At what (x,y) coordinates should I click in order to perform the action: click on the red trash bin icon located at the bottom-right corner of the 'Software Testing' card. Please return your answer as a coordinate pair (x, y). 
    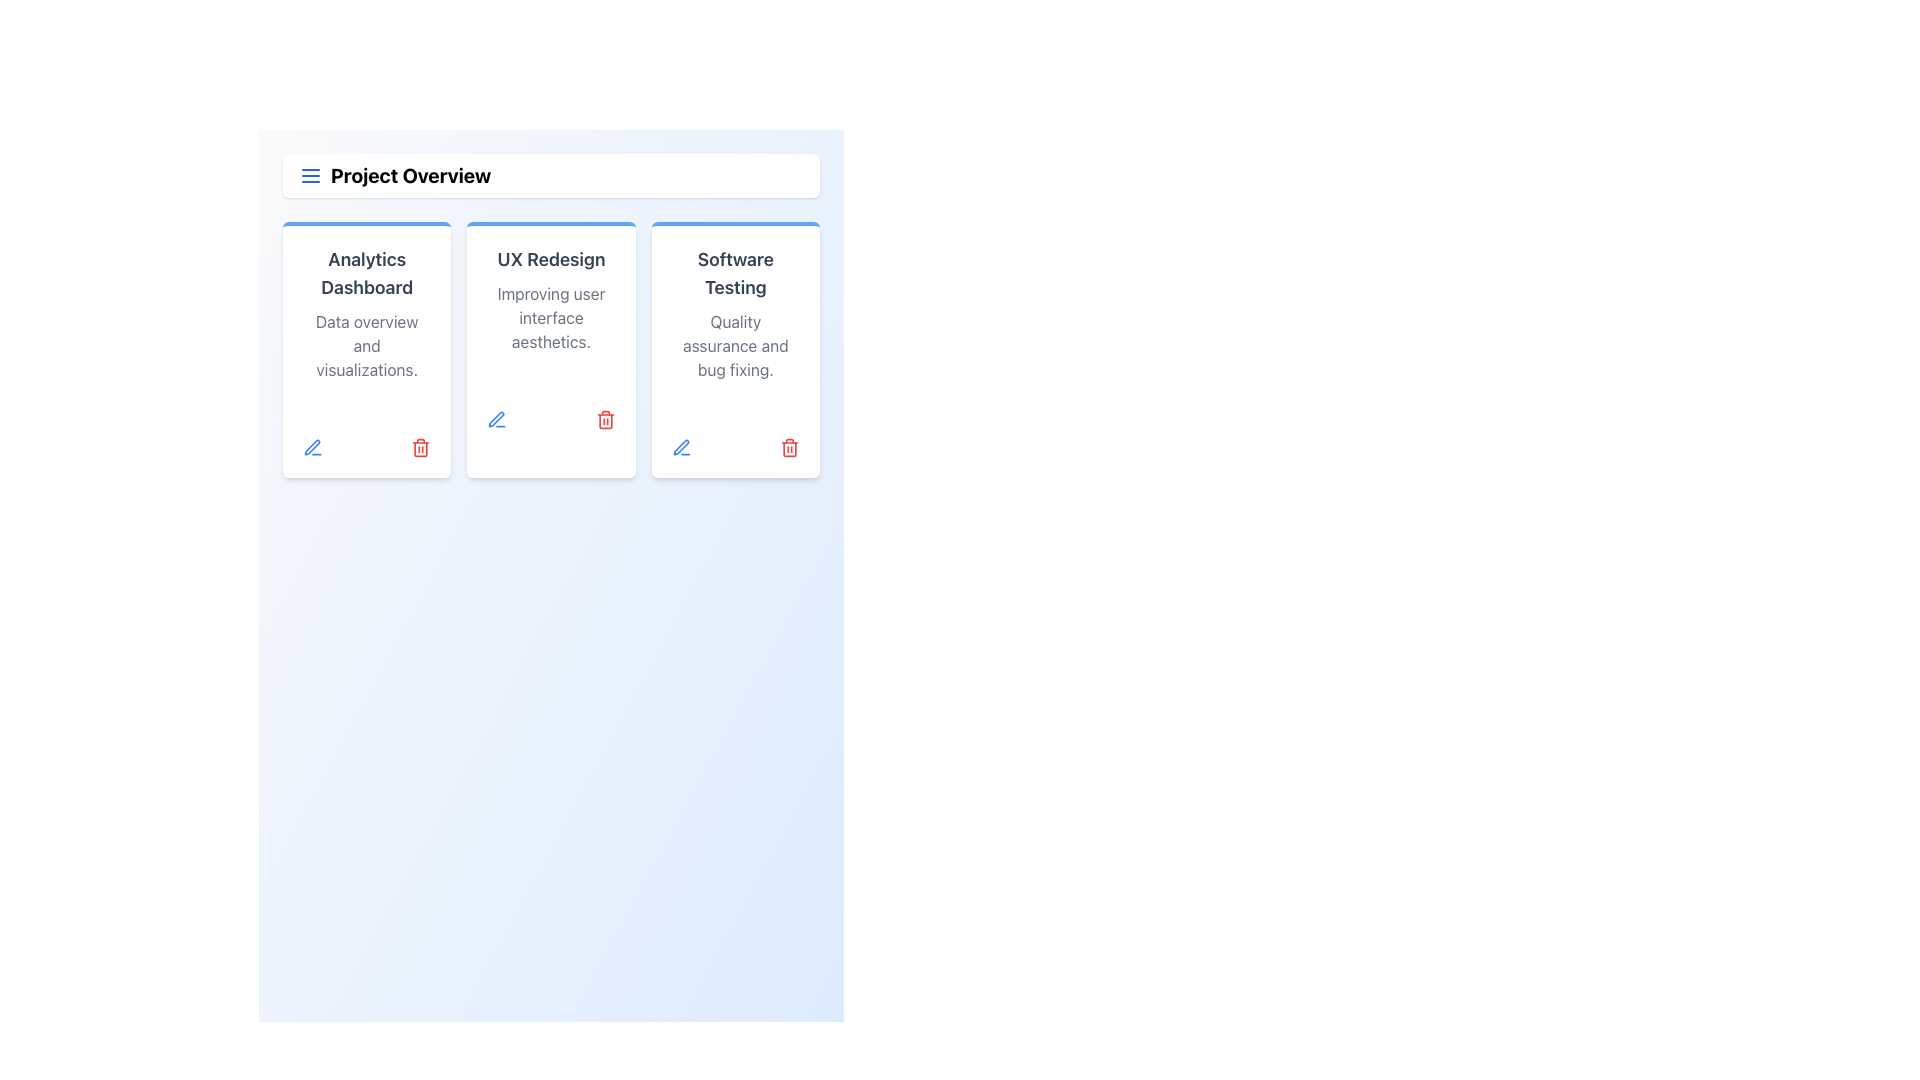
    Looking at the image, I should click on (788, 446).